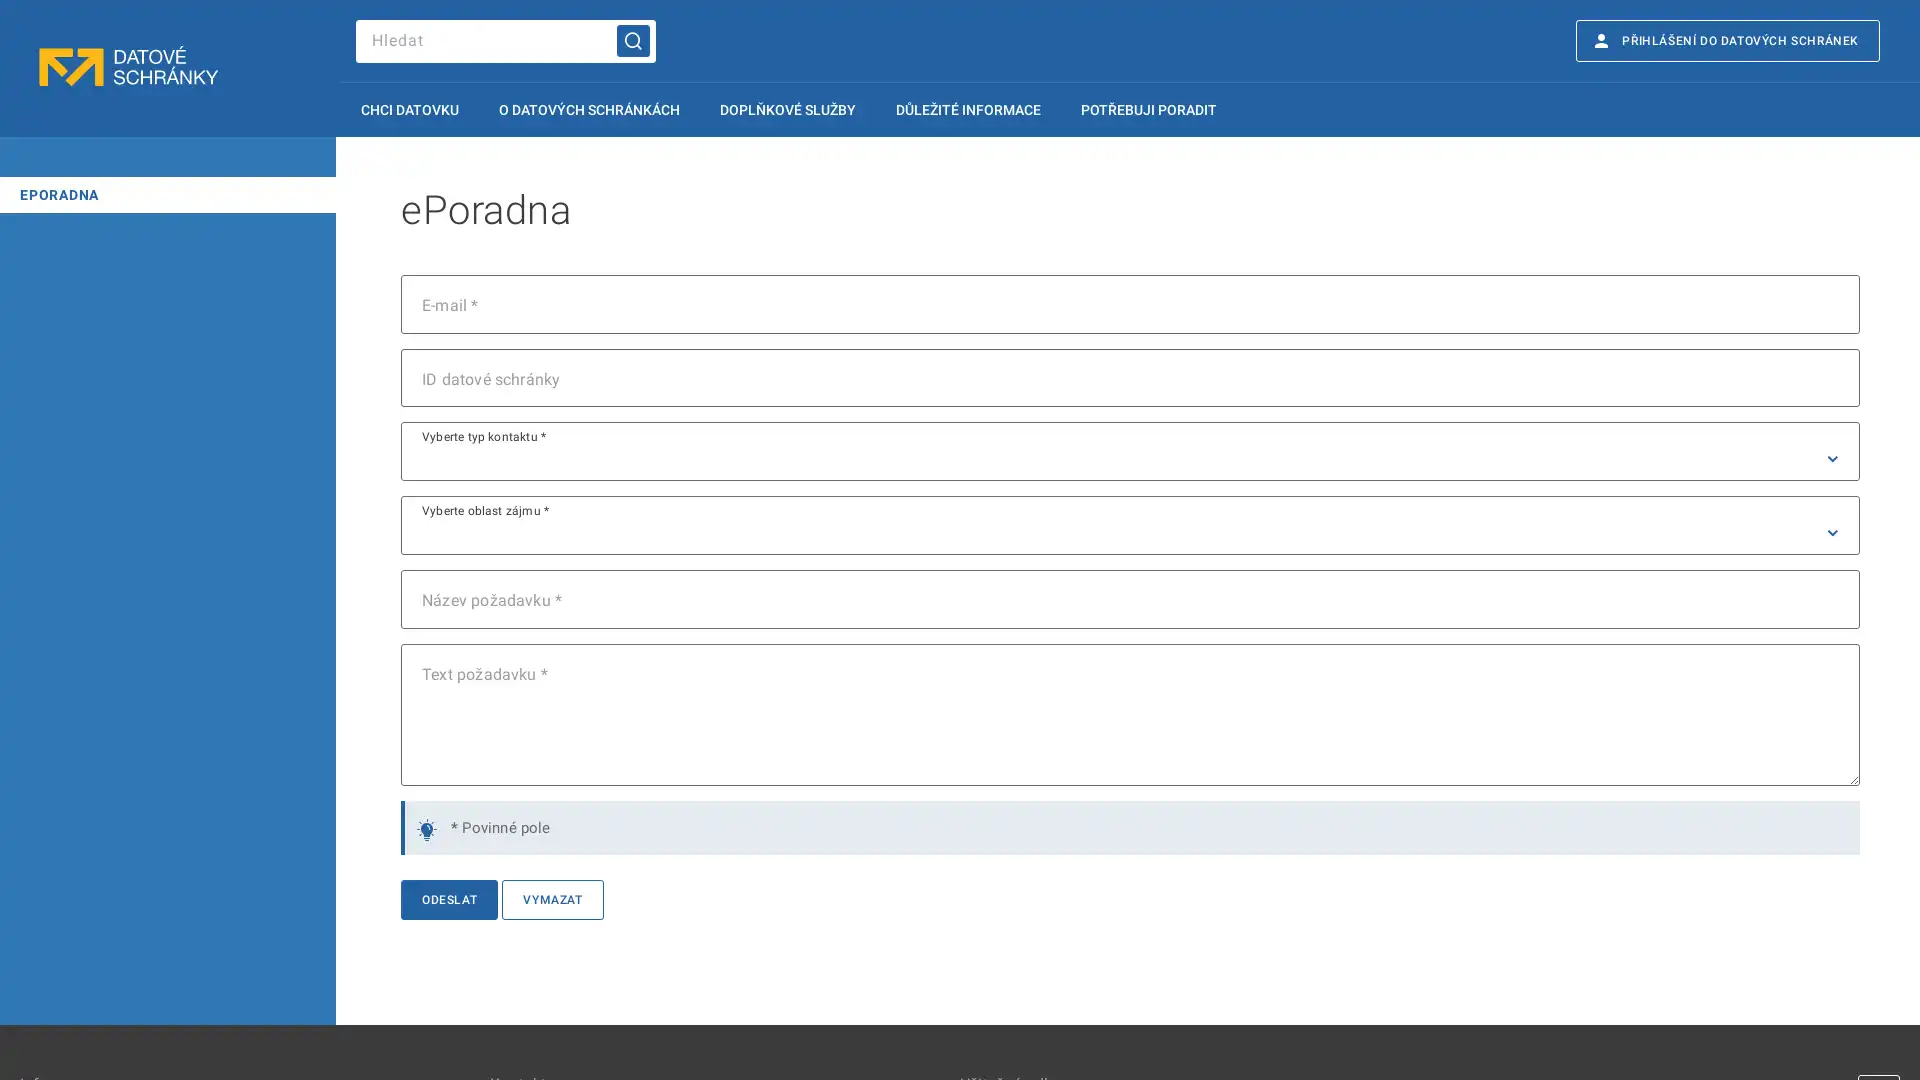 This screenshot has height=1080, width=1920. Describe the element at coordinates (552, 897) in the screenshot. I see `VYMAZAT` at that location.